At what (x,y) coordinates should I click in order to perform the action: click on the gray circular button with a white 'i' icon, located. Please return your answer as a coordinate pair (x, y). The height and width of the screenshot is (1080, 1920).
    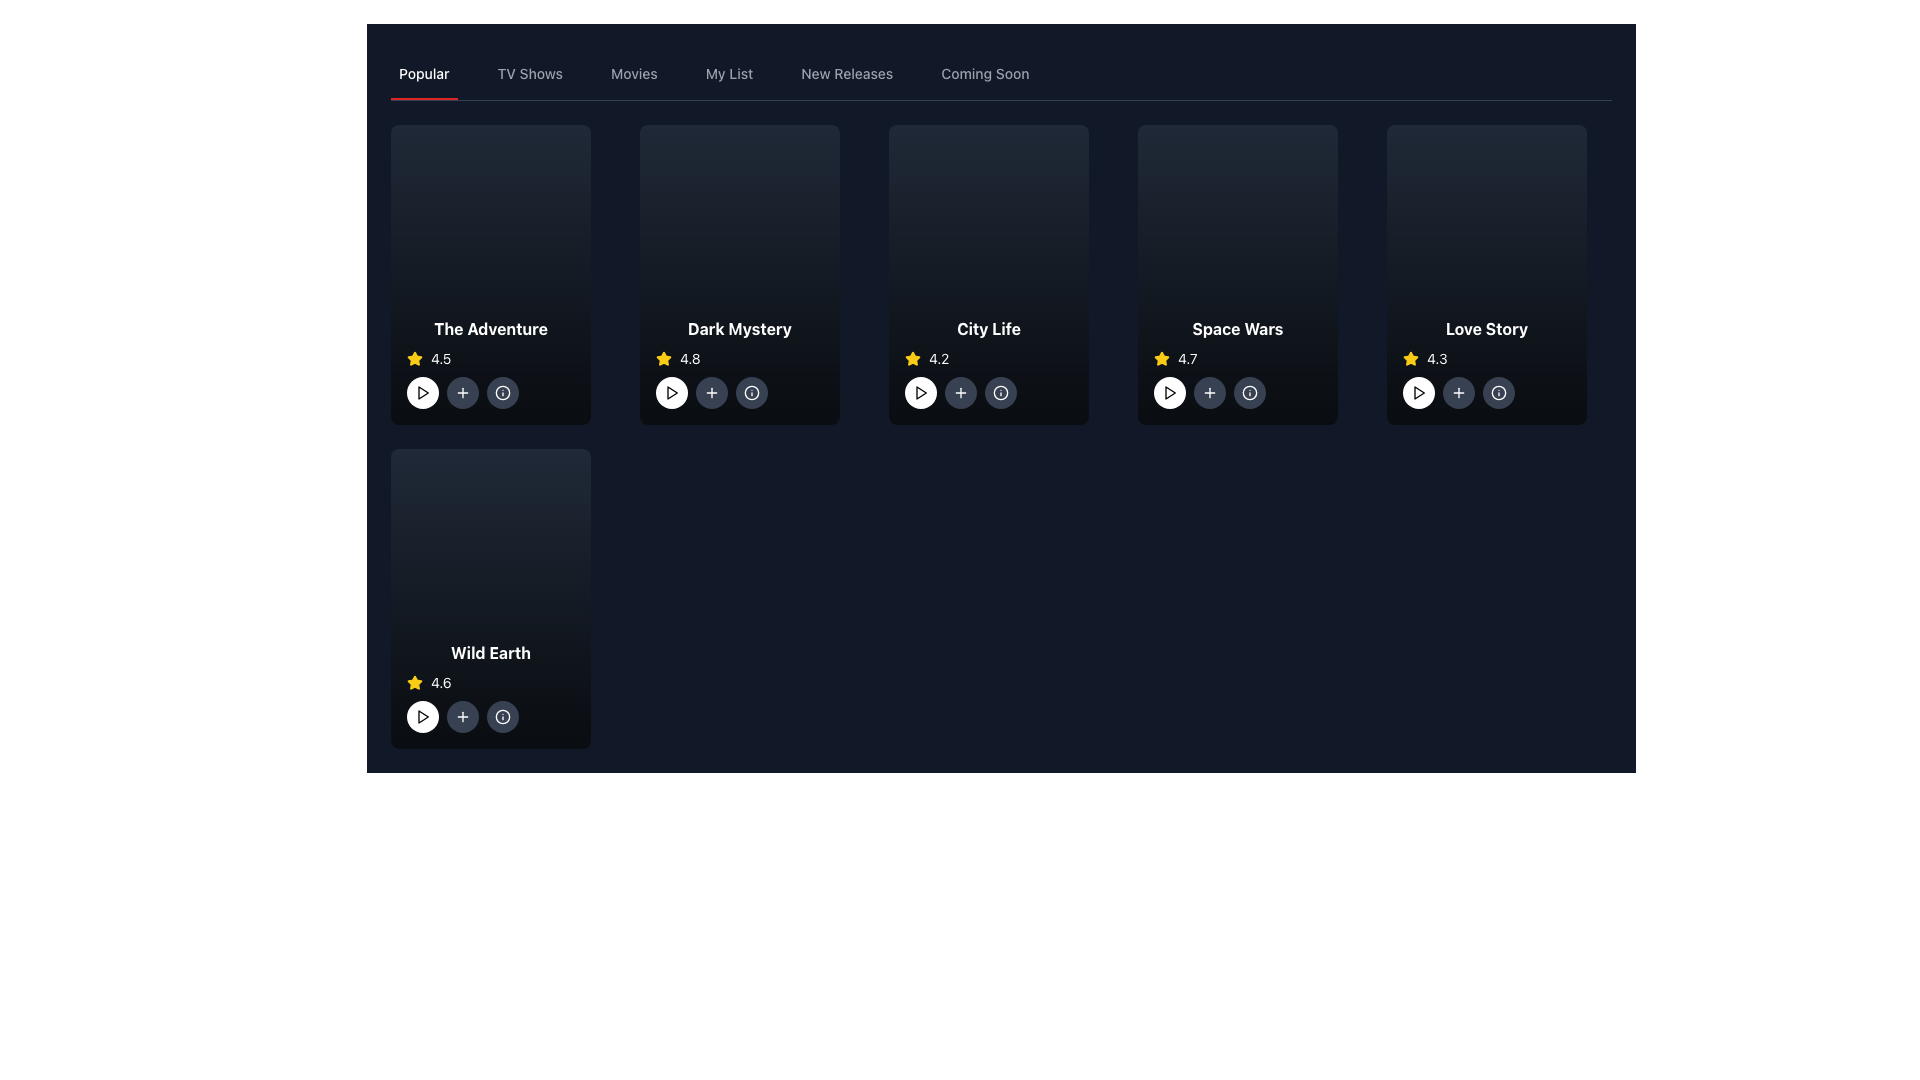
    Looking at the image, I should click on (738, 393).